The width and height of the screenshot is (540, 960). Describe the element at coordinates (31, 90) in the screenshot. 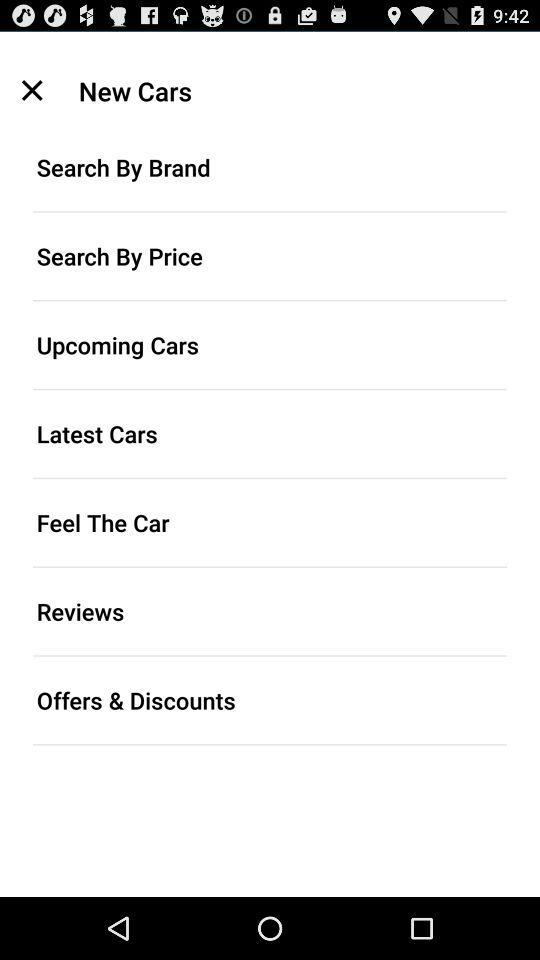

I see `closeout` at that location.